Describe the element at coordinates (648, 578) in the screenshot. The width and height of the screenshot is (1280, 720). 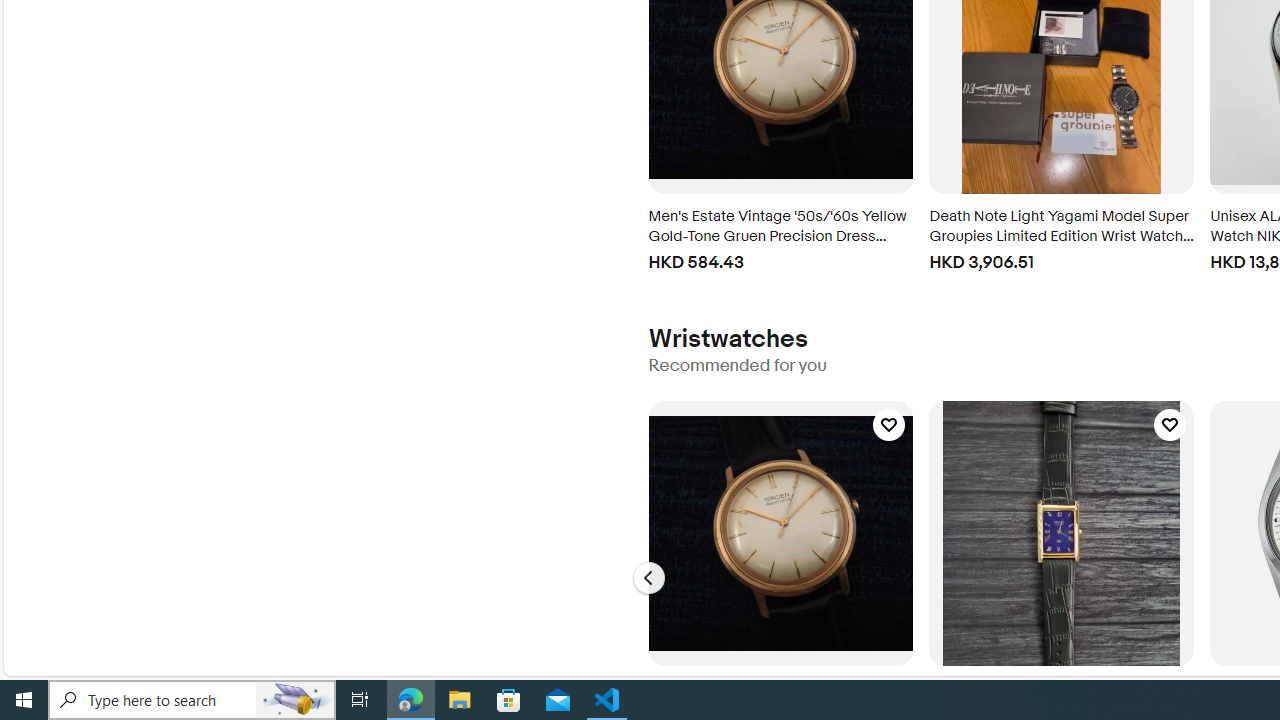
I see `'Go to the previous slide, Wristwatches - Carousel'` at that location.